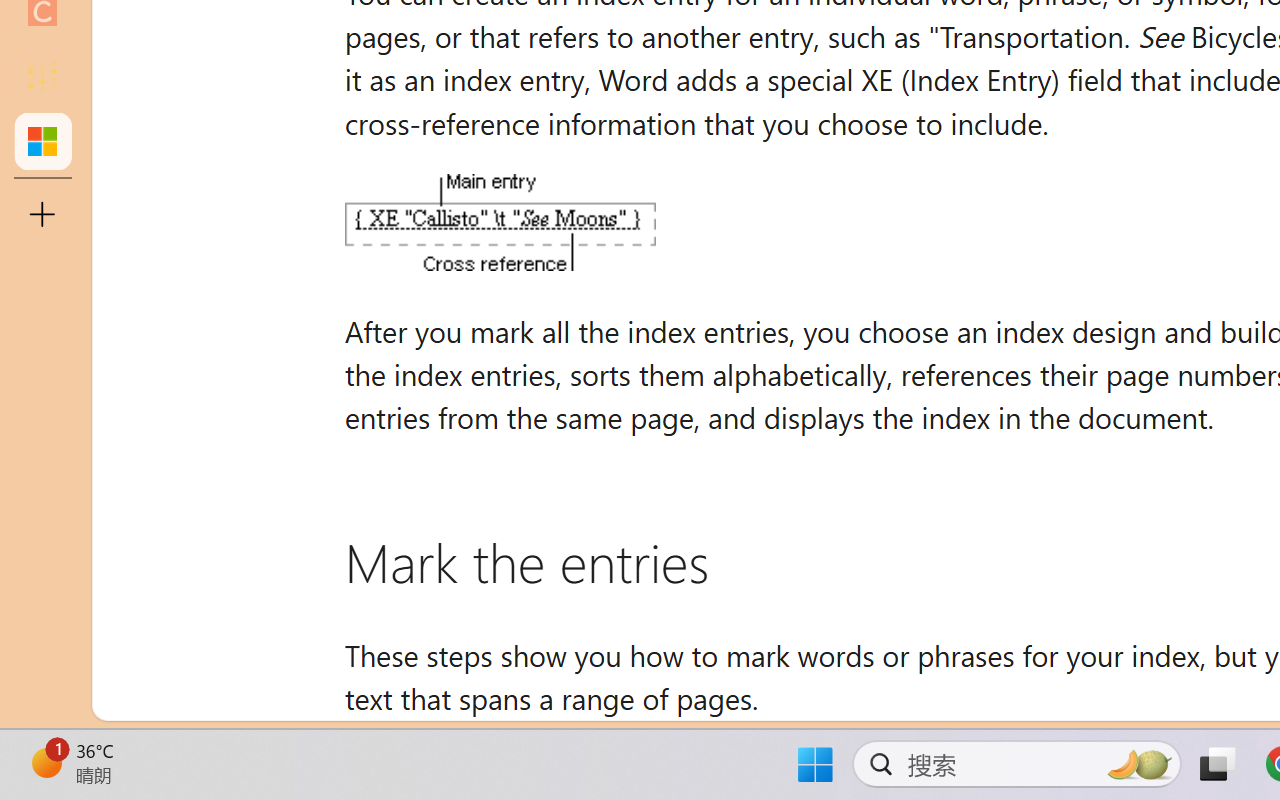 This screenshot has width=1280, height=800. What do you see at coordinates (499, 222) in the screenshot?
I see `'An XE (Index Entry) field'` at bounding box center [499, 222].